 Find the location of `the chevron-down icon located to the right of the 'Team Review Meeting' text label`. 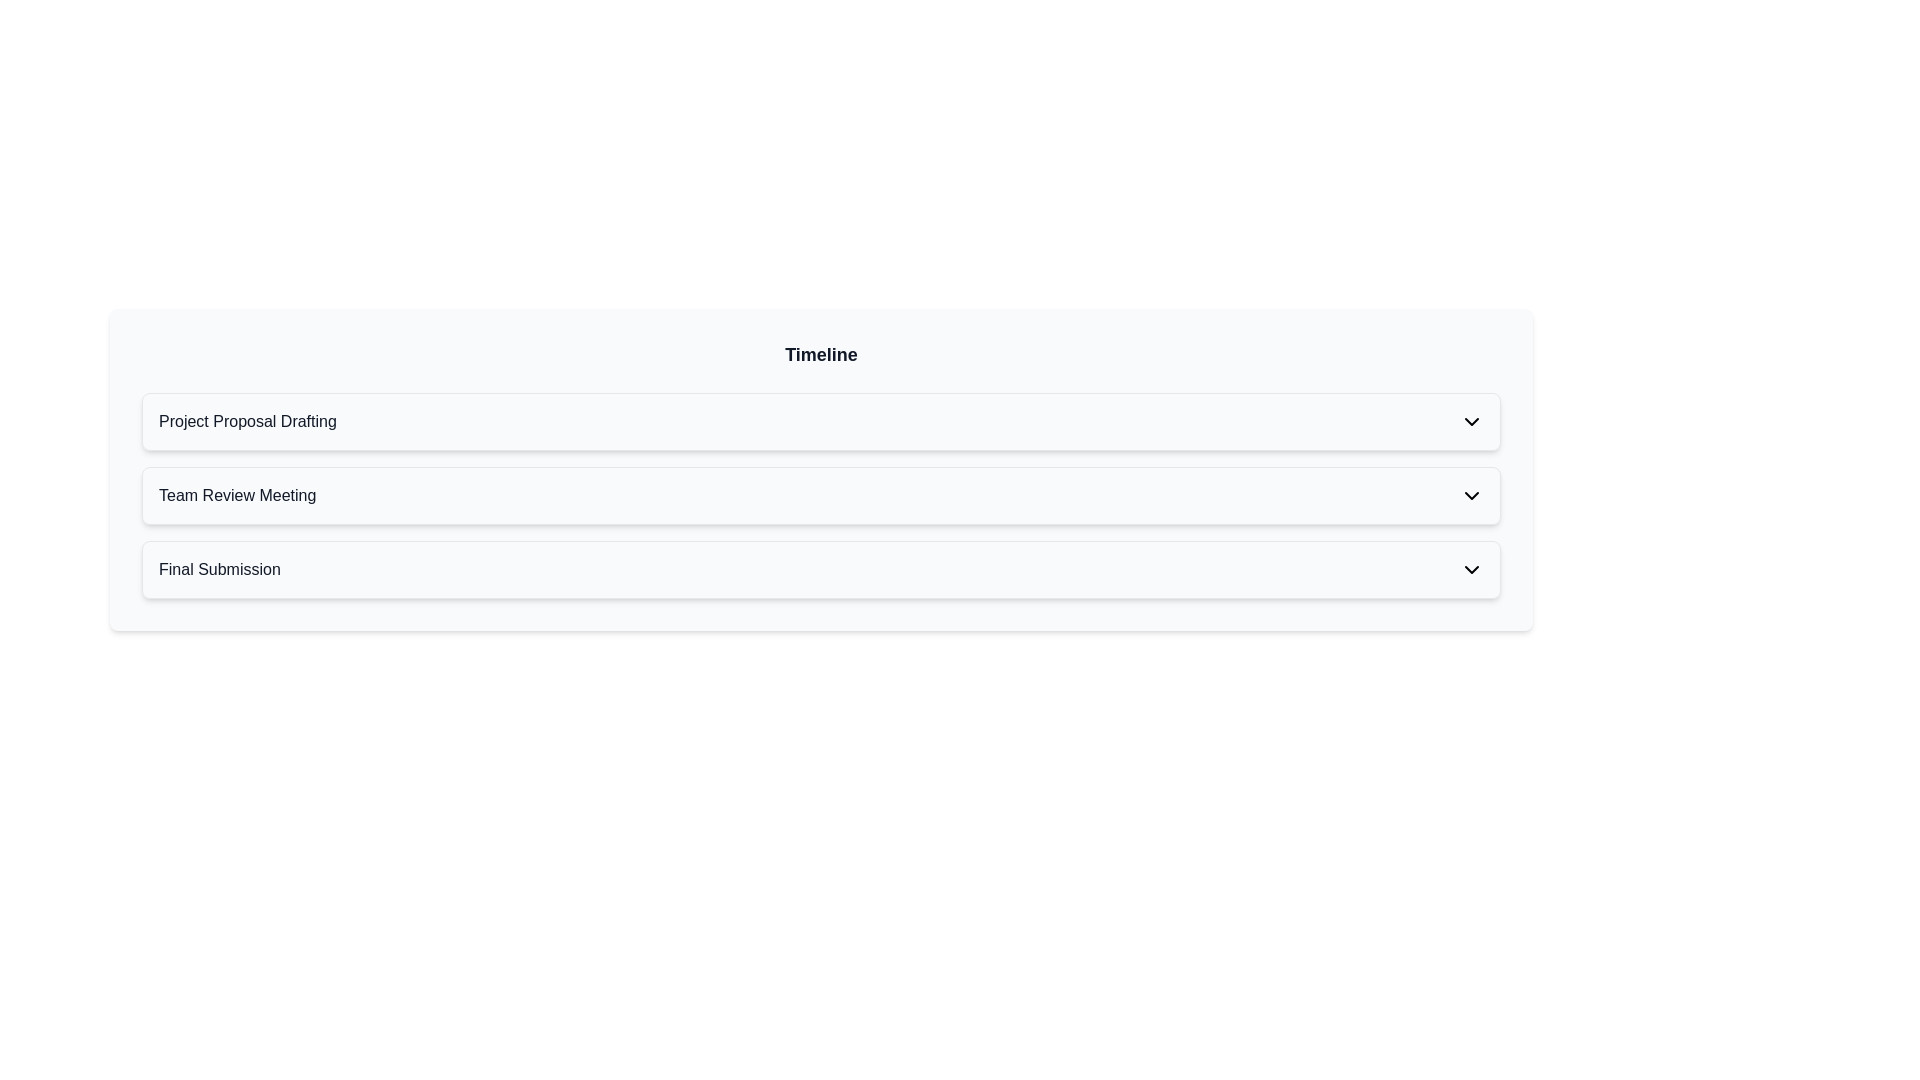

the chevron-down icon located to the right of the 'Team Review Meeting' text label is located at coordinates (1472, 495).